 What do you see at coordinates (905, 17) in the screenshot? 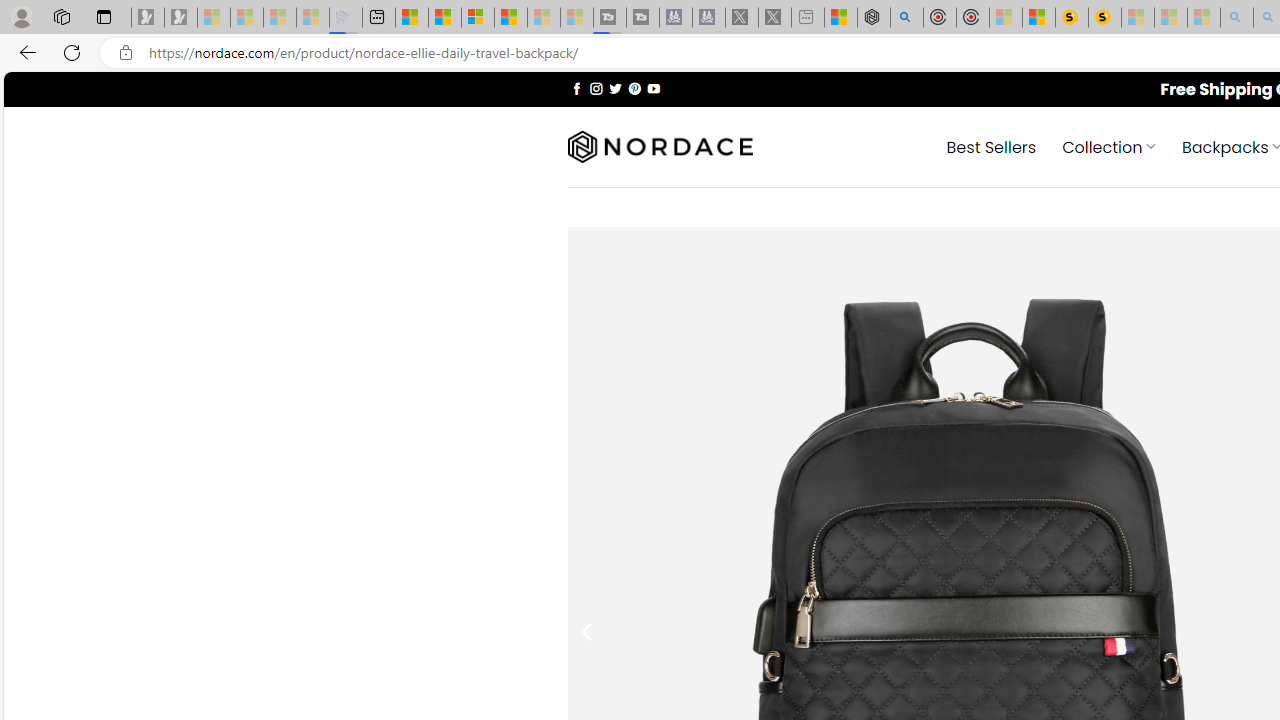
I see `'poe - Search'` at bounding box center [905, 17].